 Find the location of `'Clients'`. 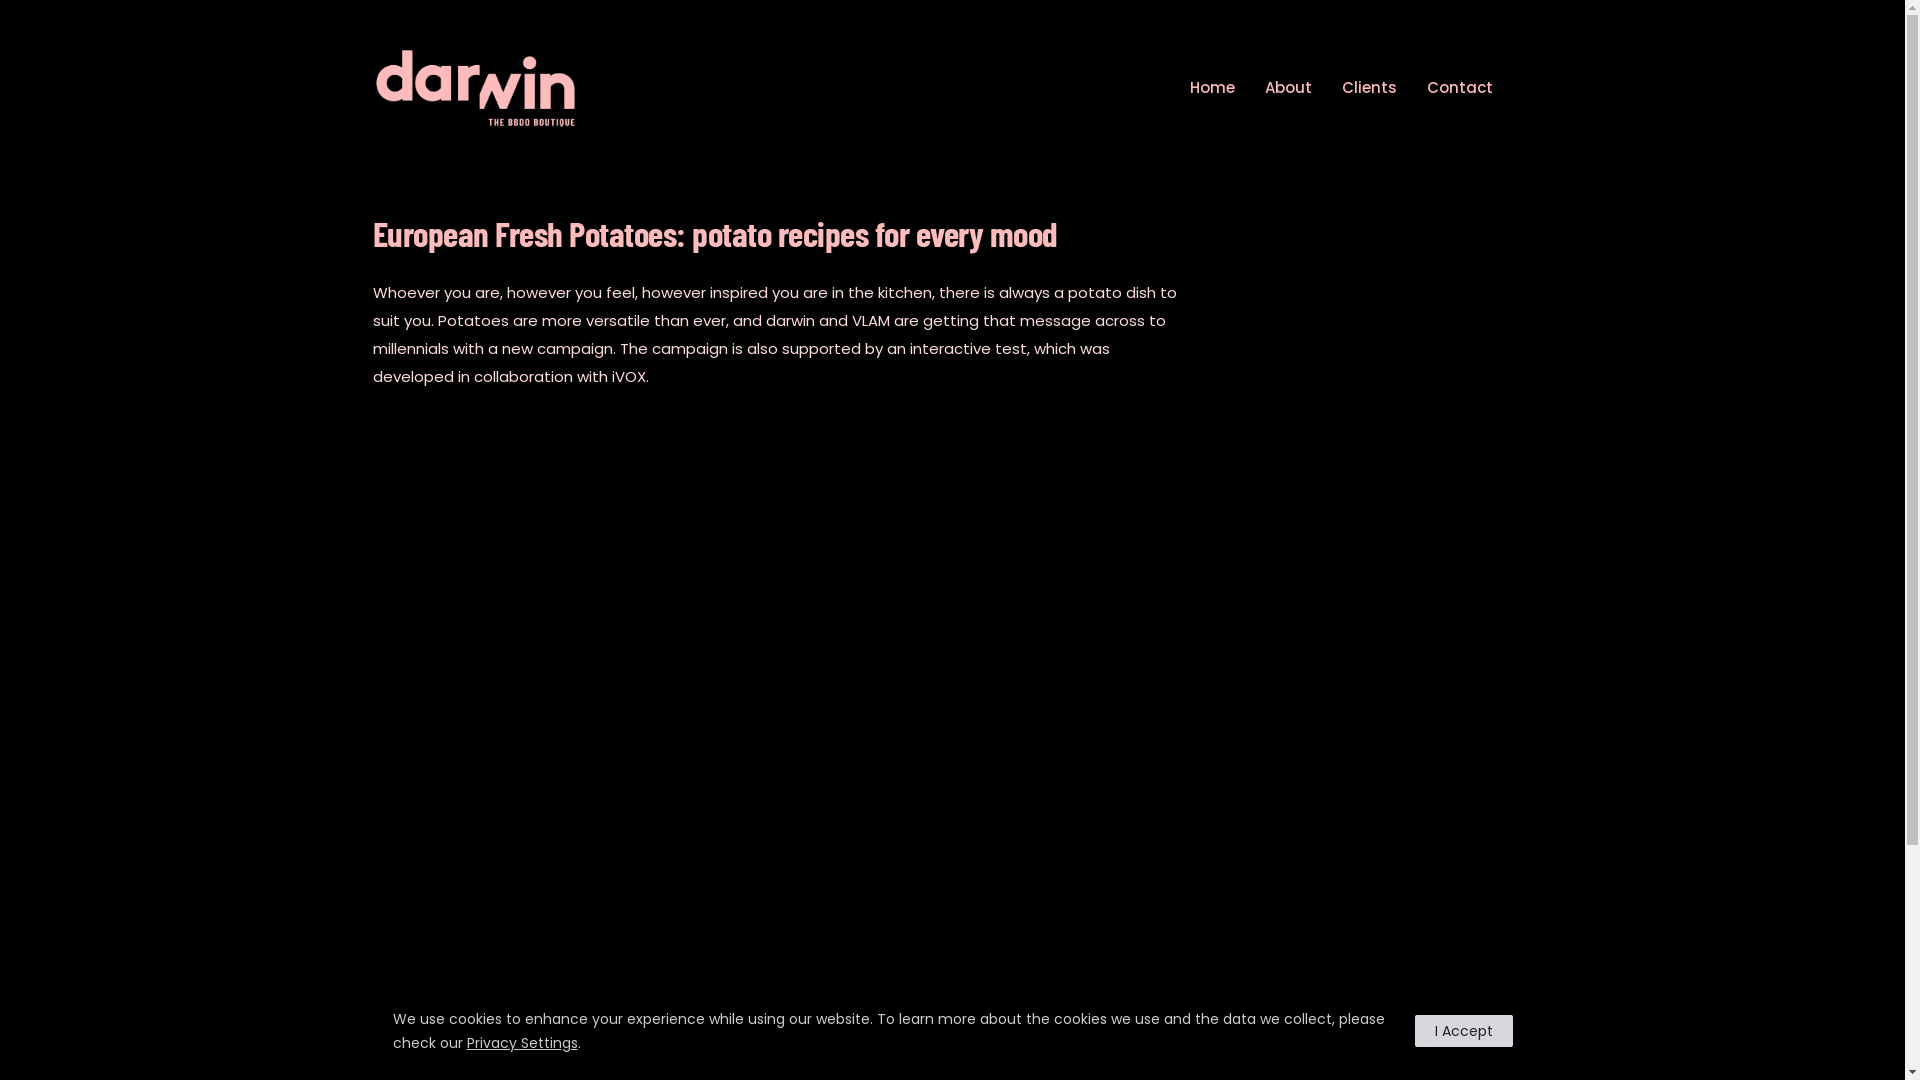

'Clients' is located at coordinates (1368, 86).